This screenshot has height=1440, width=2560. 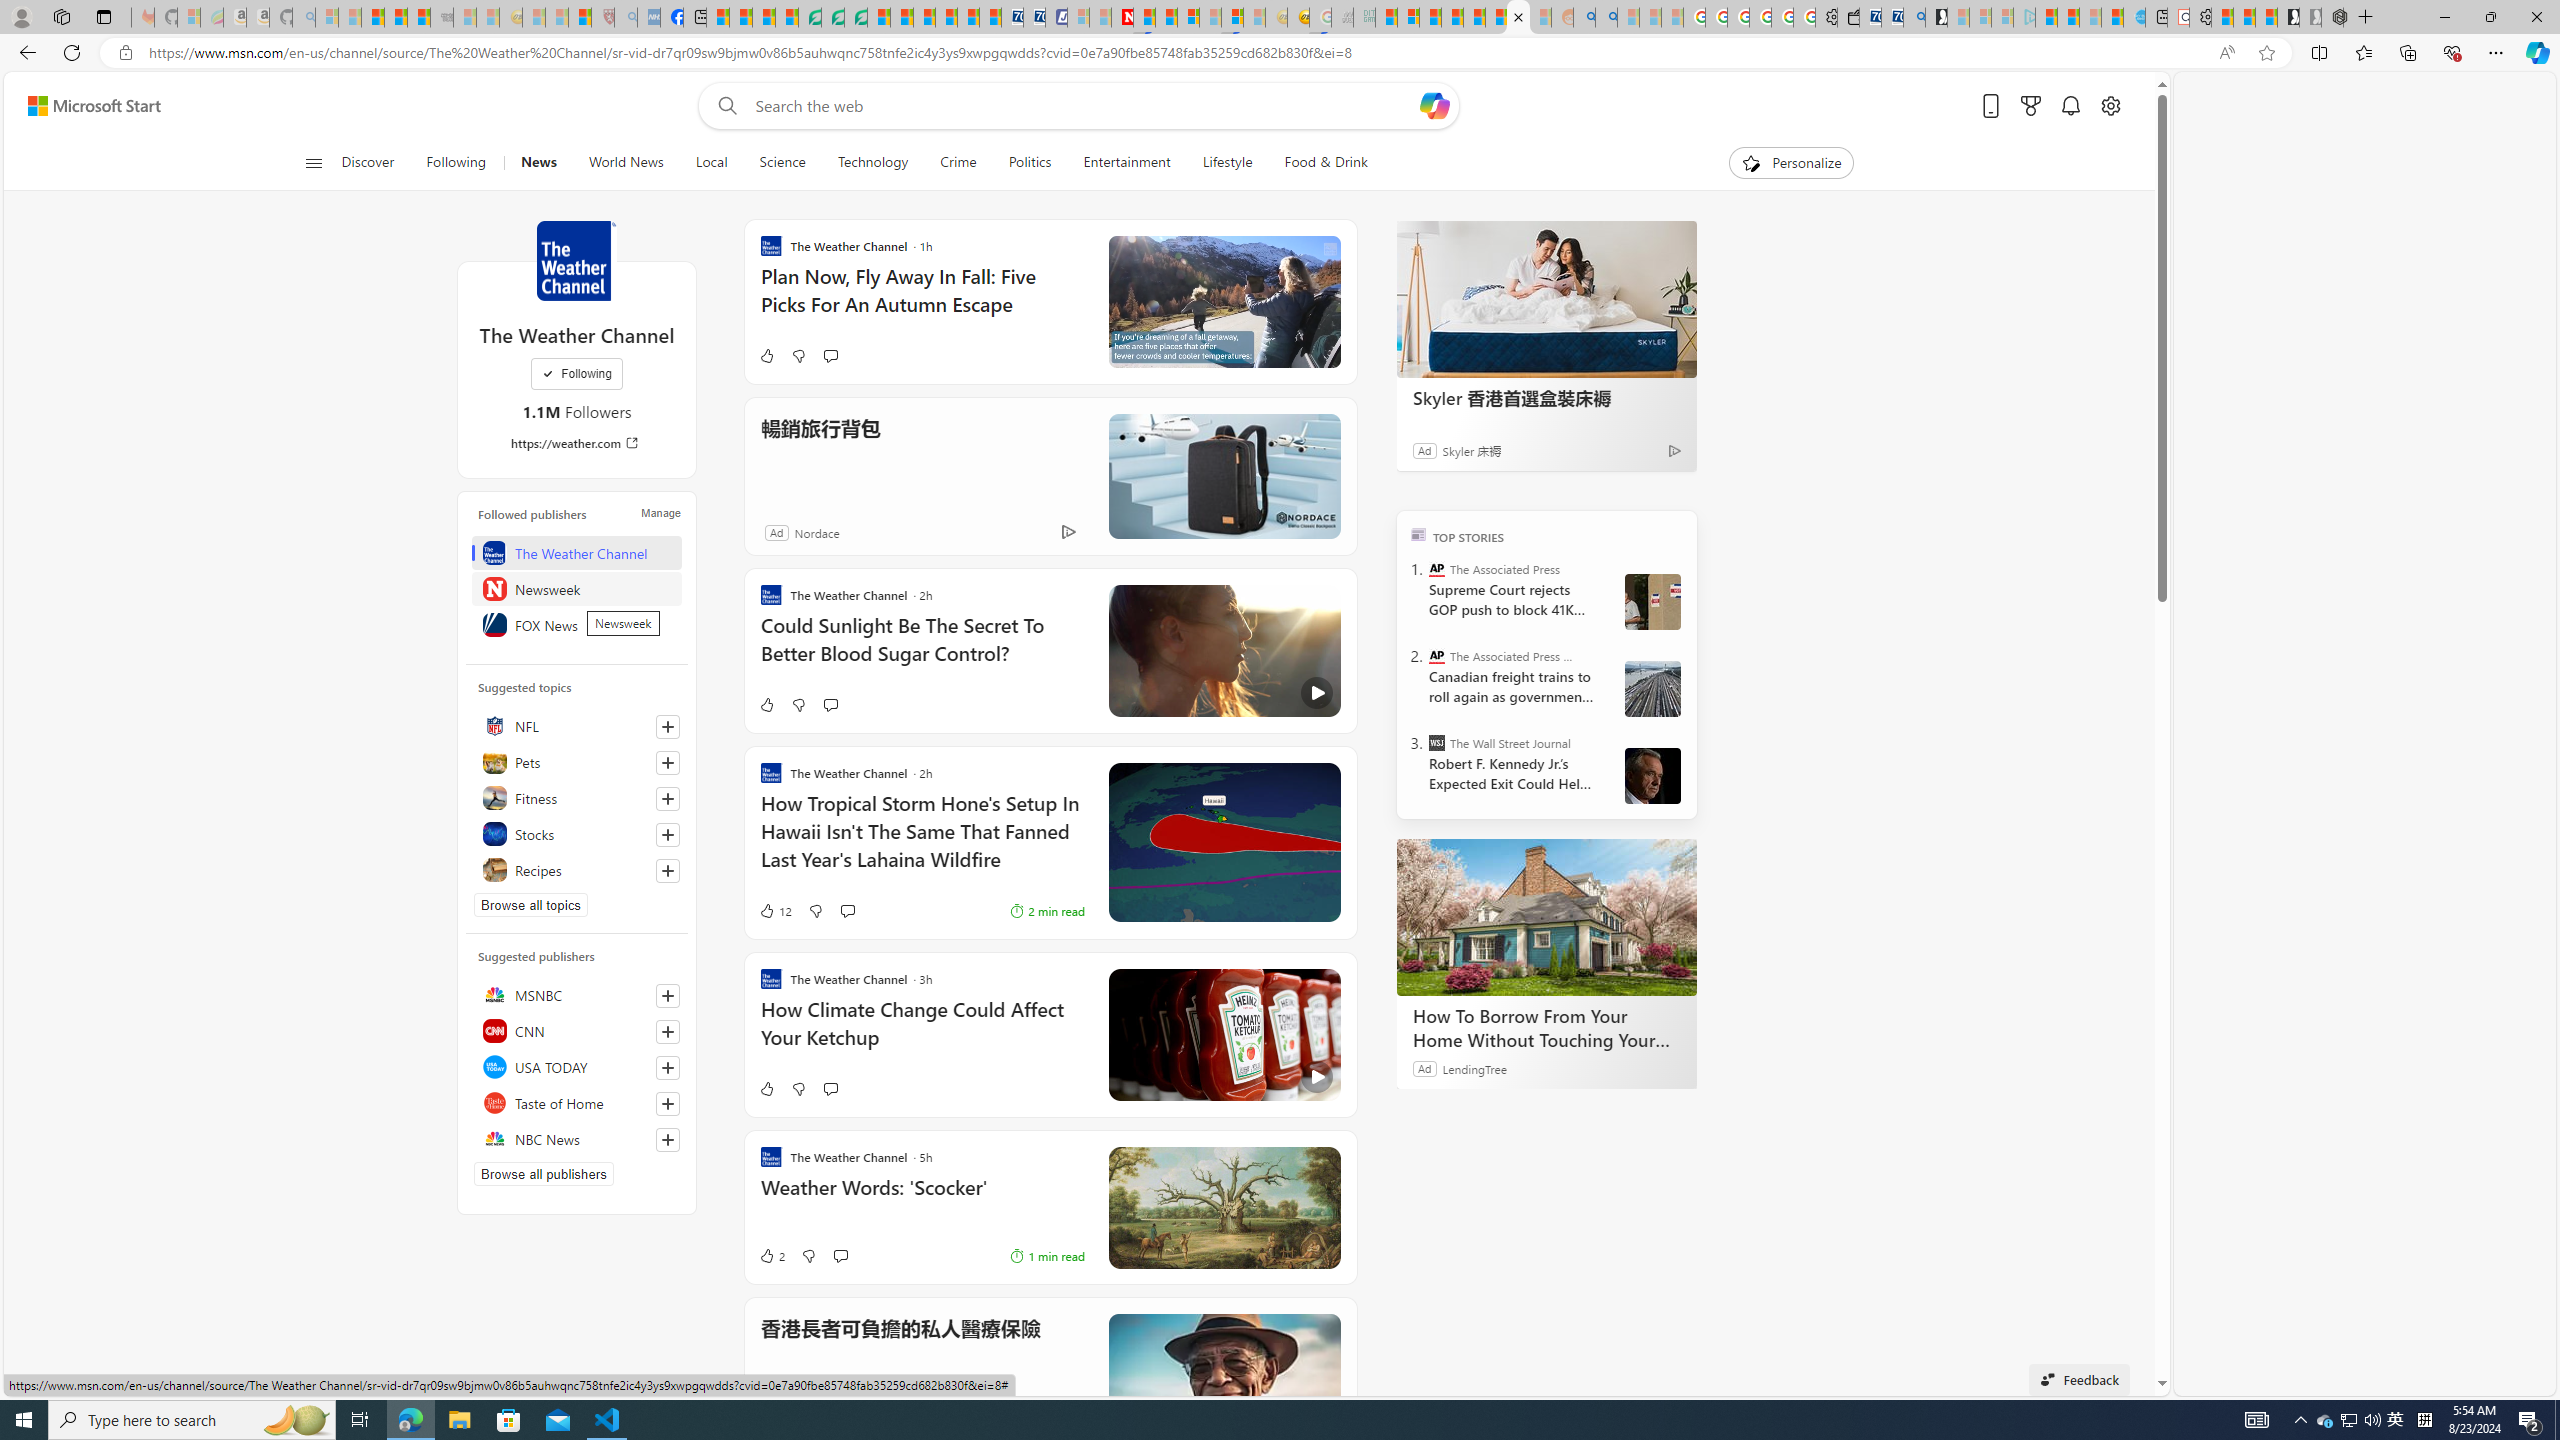 I want to click on 'LendingTree - Compare Lenders', so click(x=810, y=16).